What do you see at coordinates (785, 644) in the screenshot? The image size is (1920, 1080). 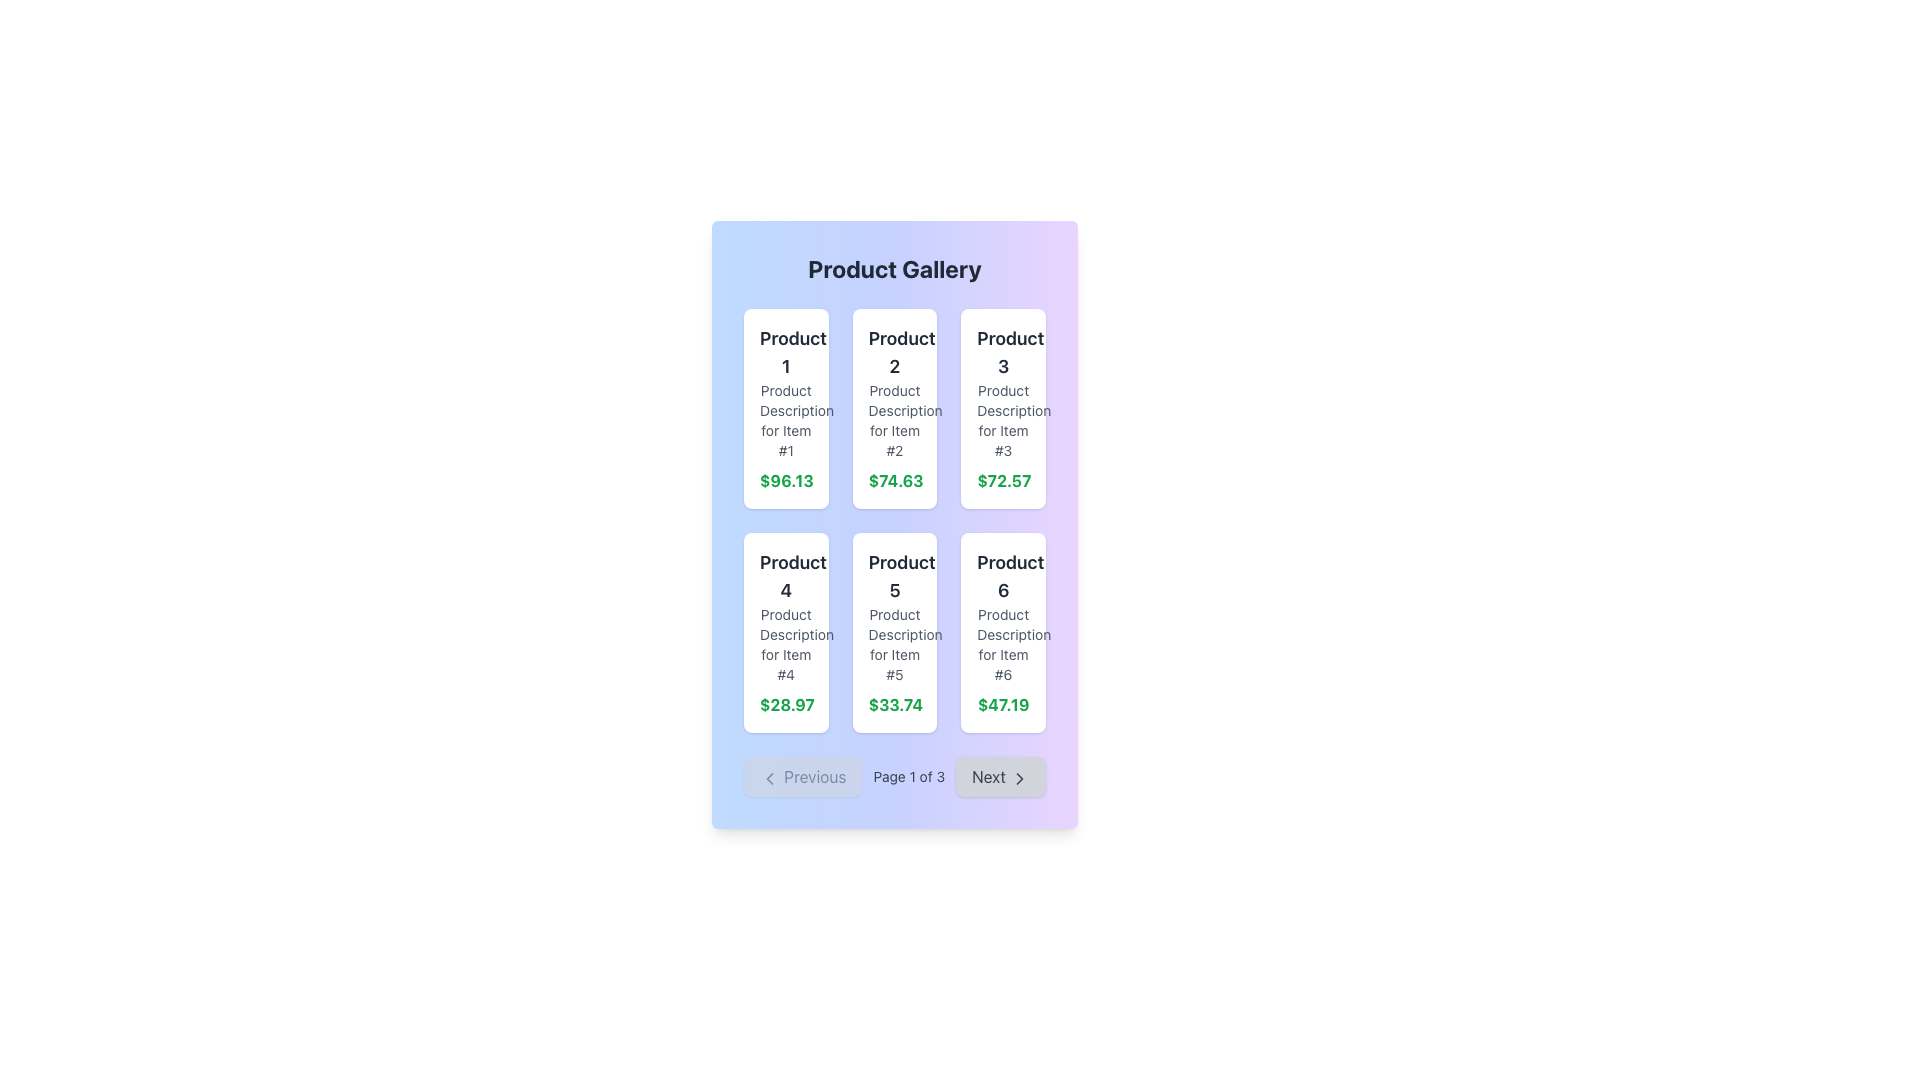 I see `the descriptive text element providing details about 'Product 4', which is located in the middle of three vertically stacked components in the leftmost card of the second row in the product grid` at bounding box center [785, 644].